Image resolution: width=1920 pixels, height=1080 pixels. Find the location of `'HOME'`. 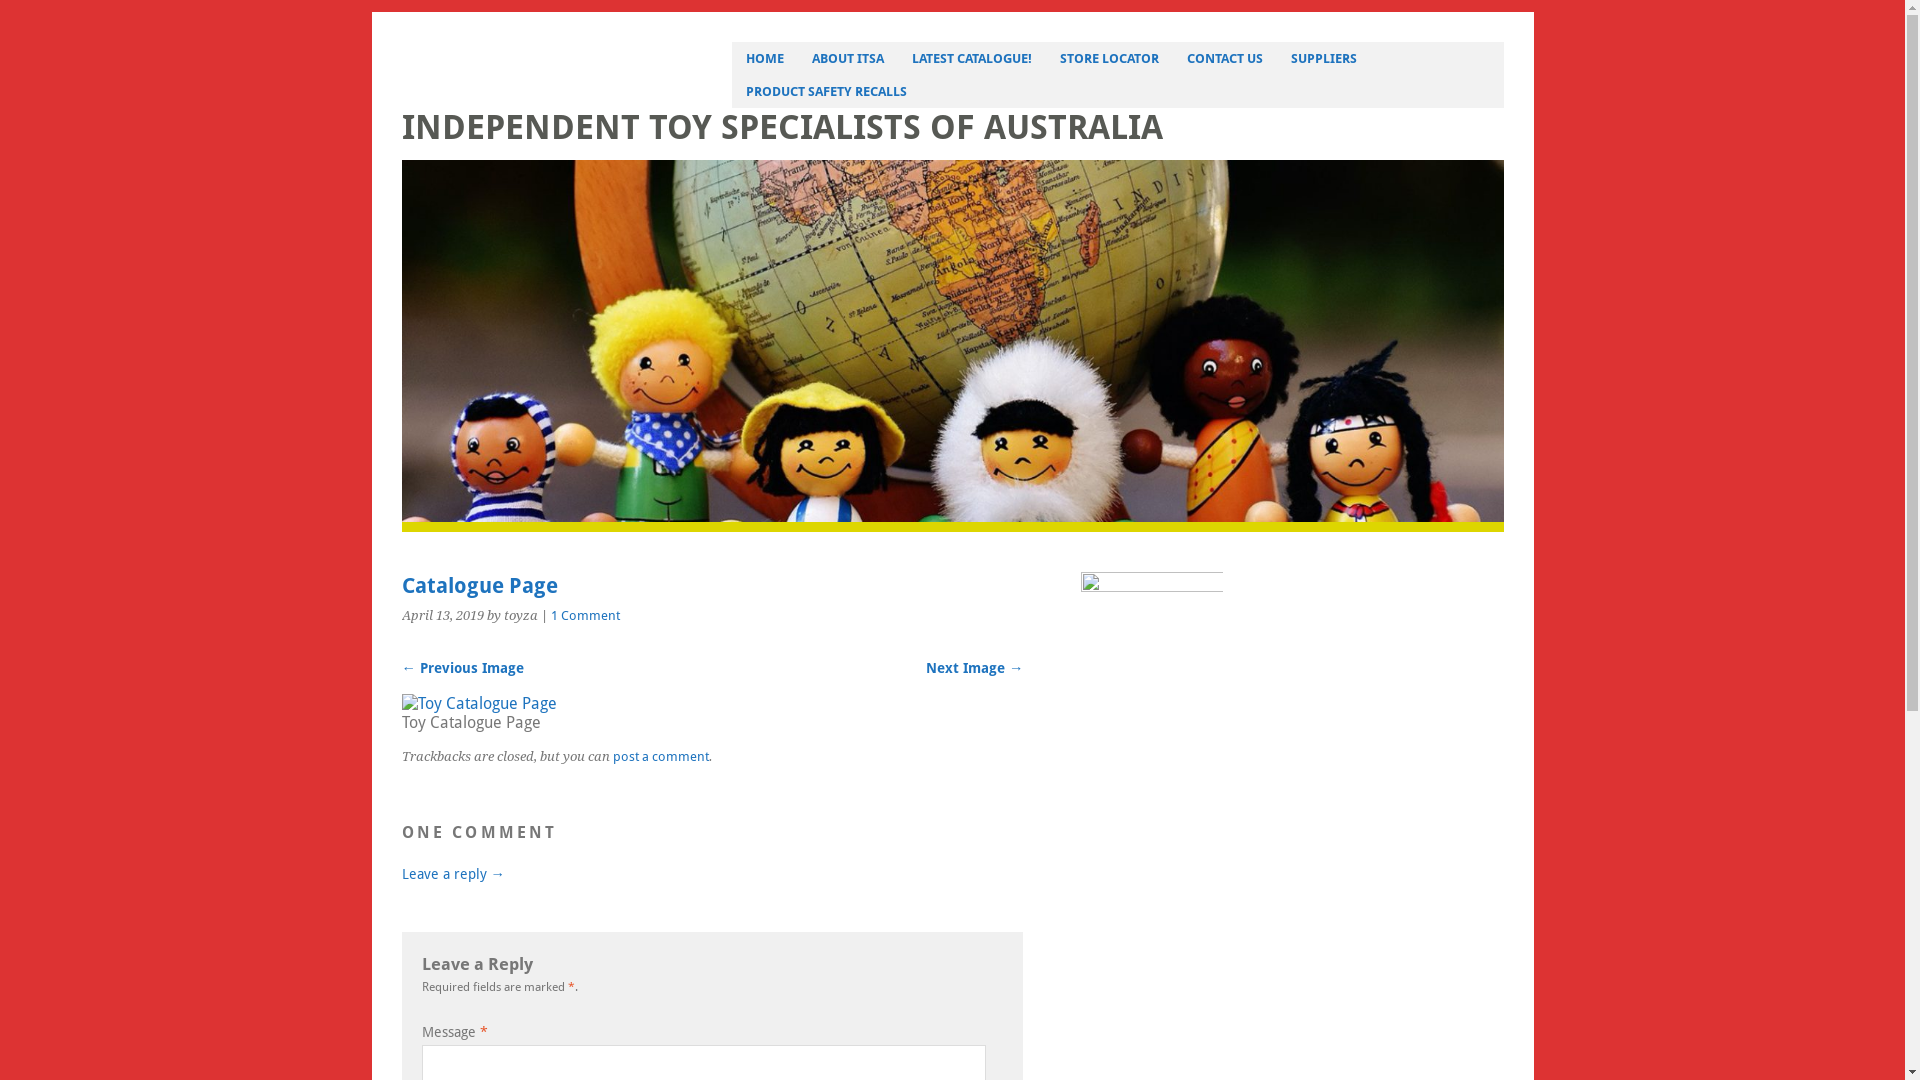

'HOME' is located at coordinates (763, 57).